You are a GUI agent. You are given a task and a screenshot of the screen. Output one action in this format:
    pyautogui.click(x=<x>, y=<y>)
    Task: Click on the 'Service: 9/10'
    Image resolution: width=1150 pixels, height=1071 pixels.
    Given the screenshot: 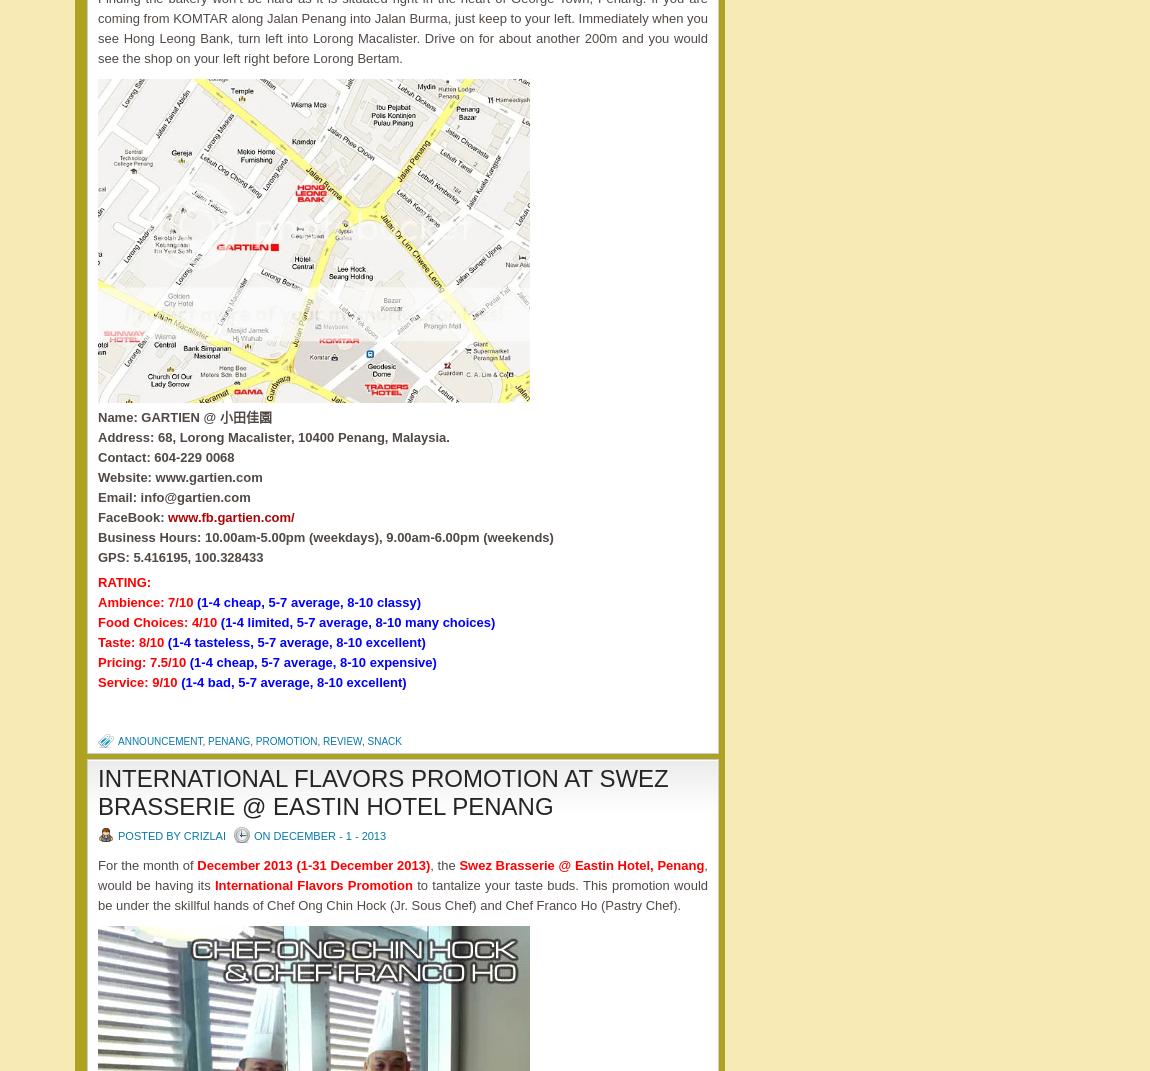 What is the action you would take?
    pyautogui.click(x=138, y=681)
    